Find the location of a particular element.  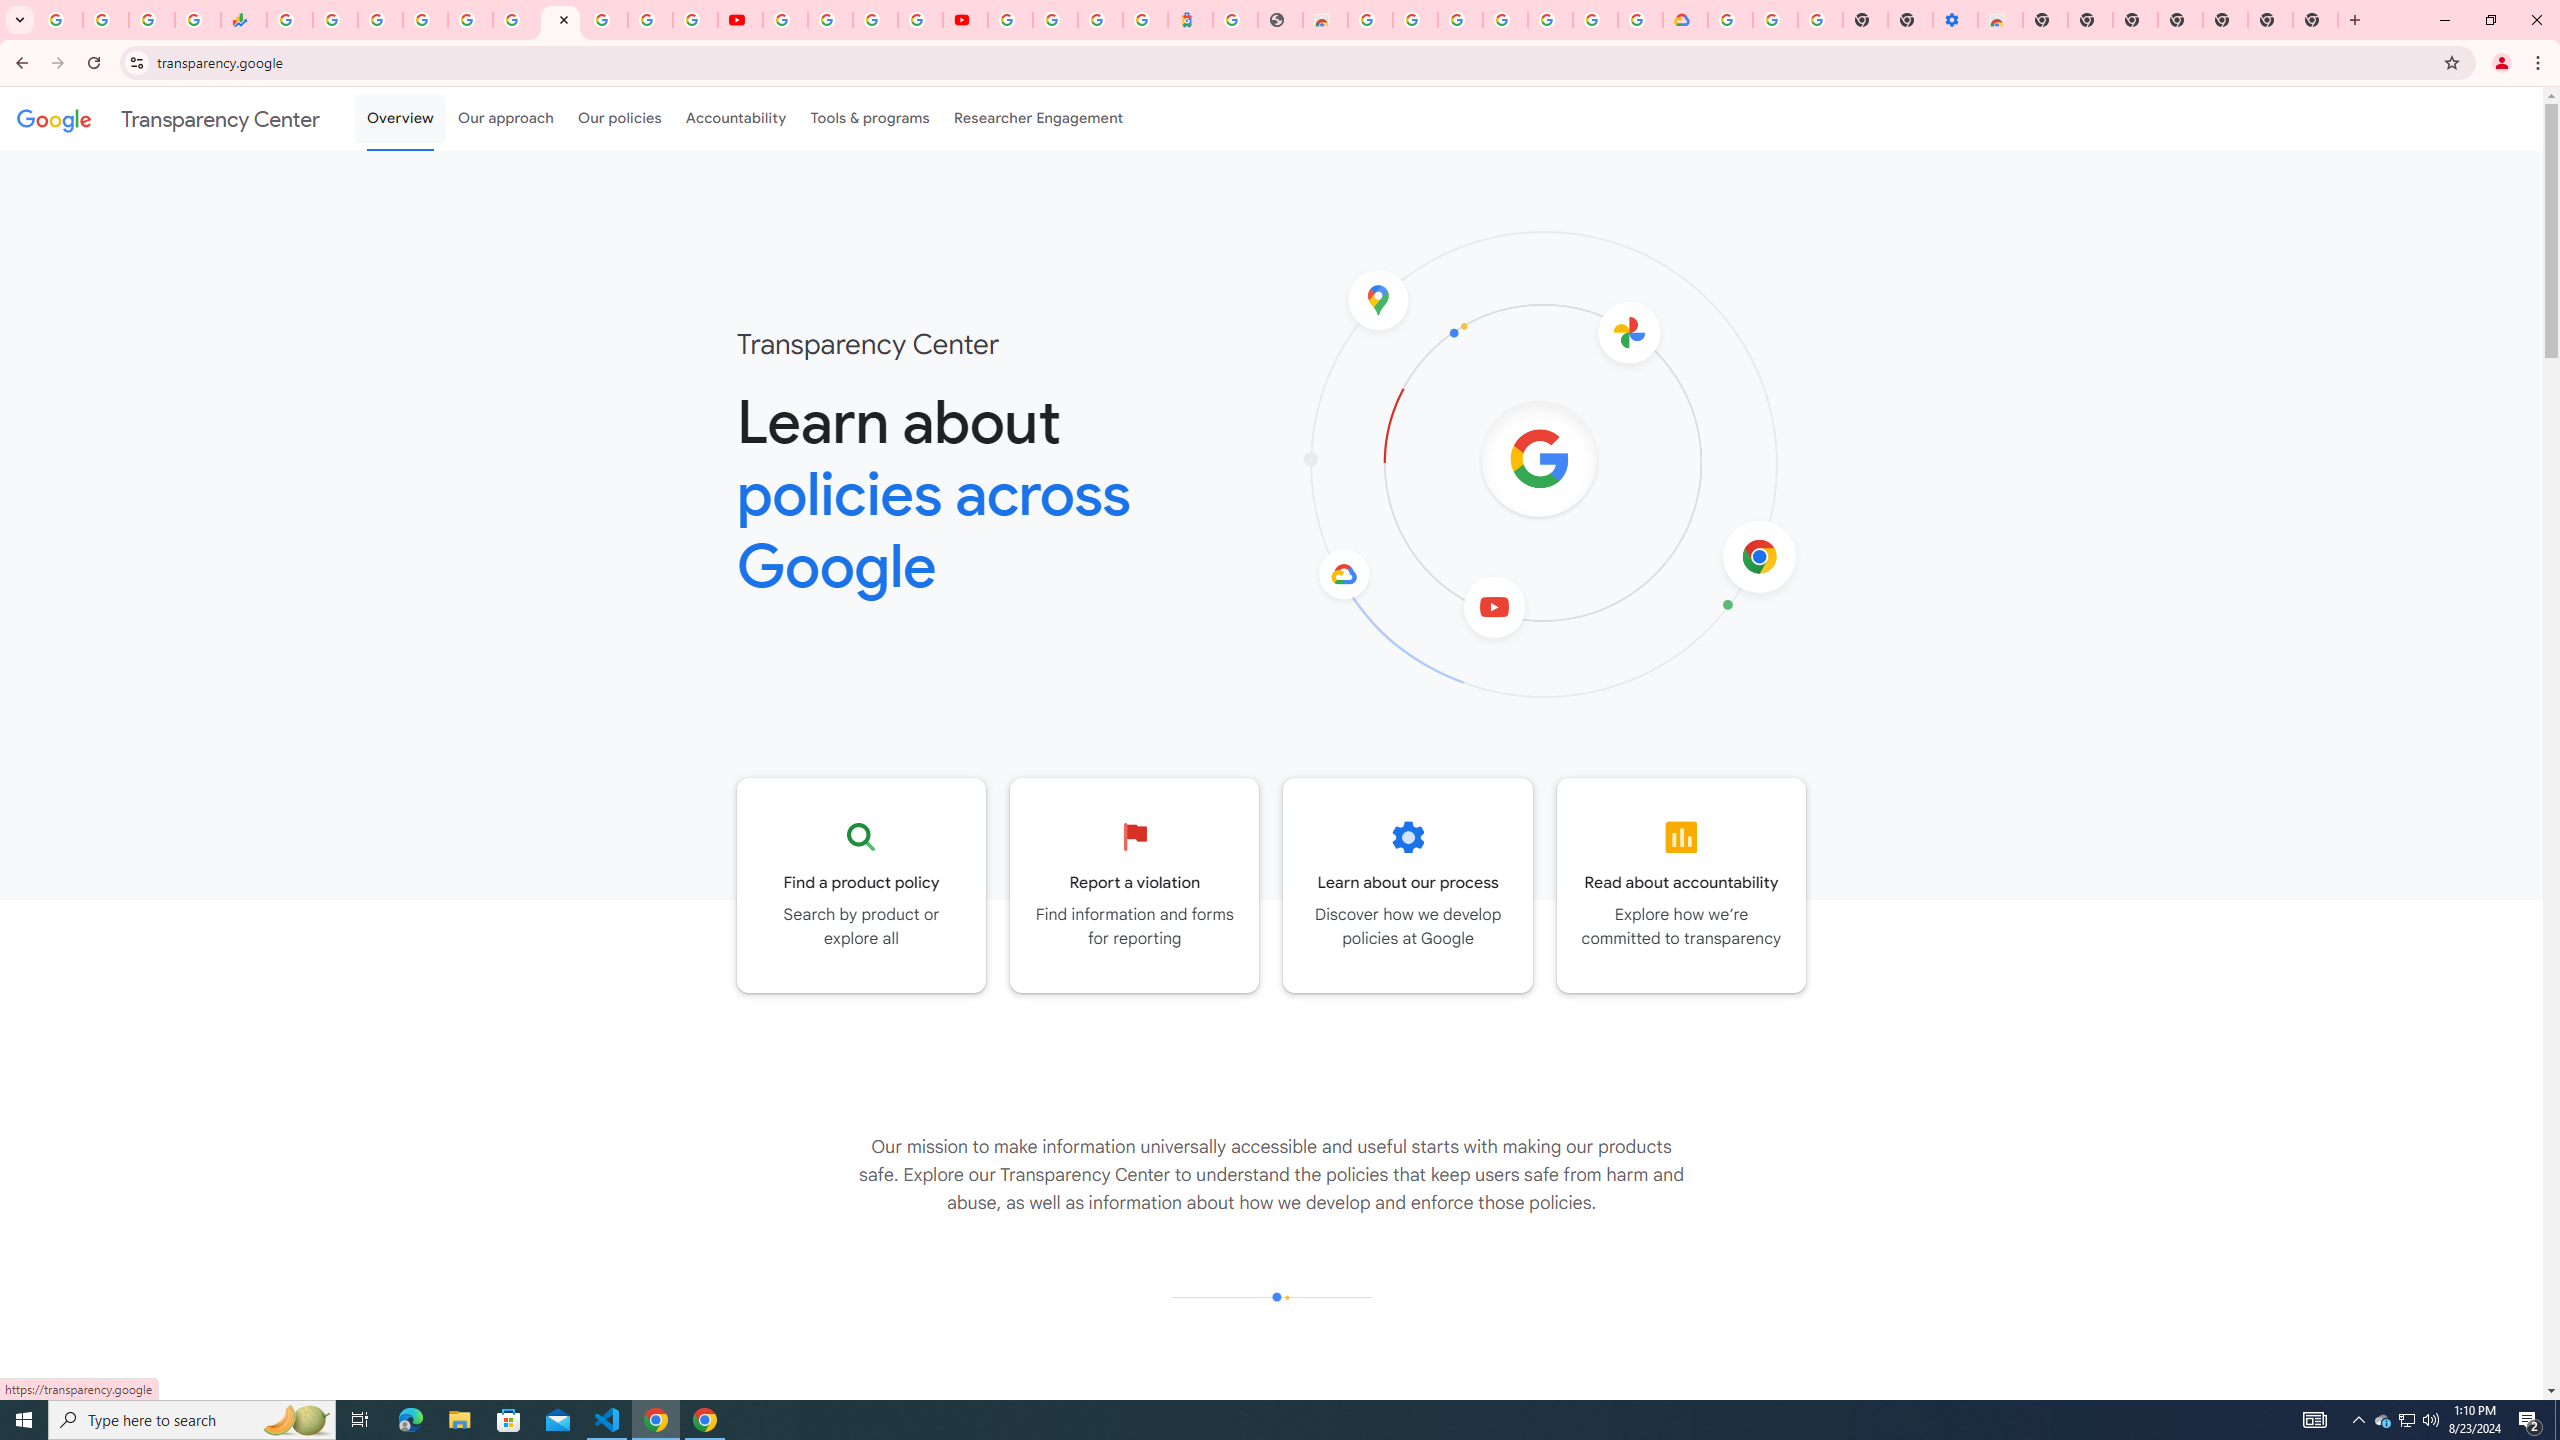

'Go to the Accountability page' is located at coordinates (1680, 884).